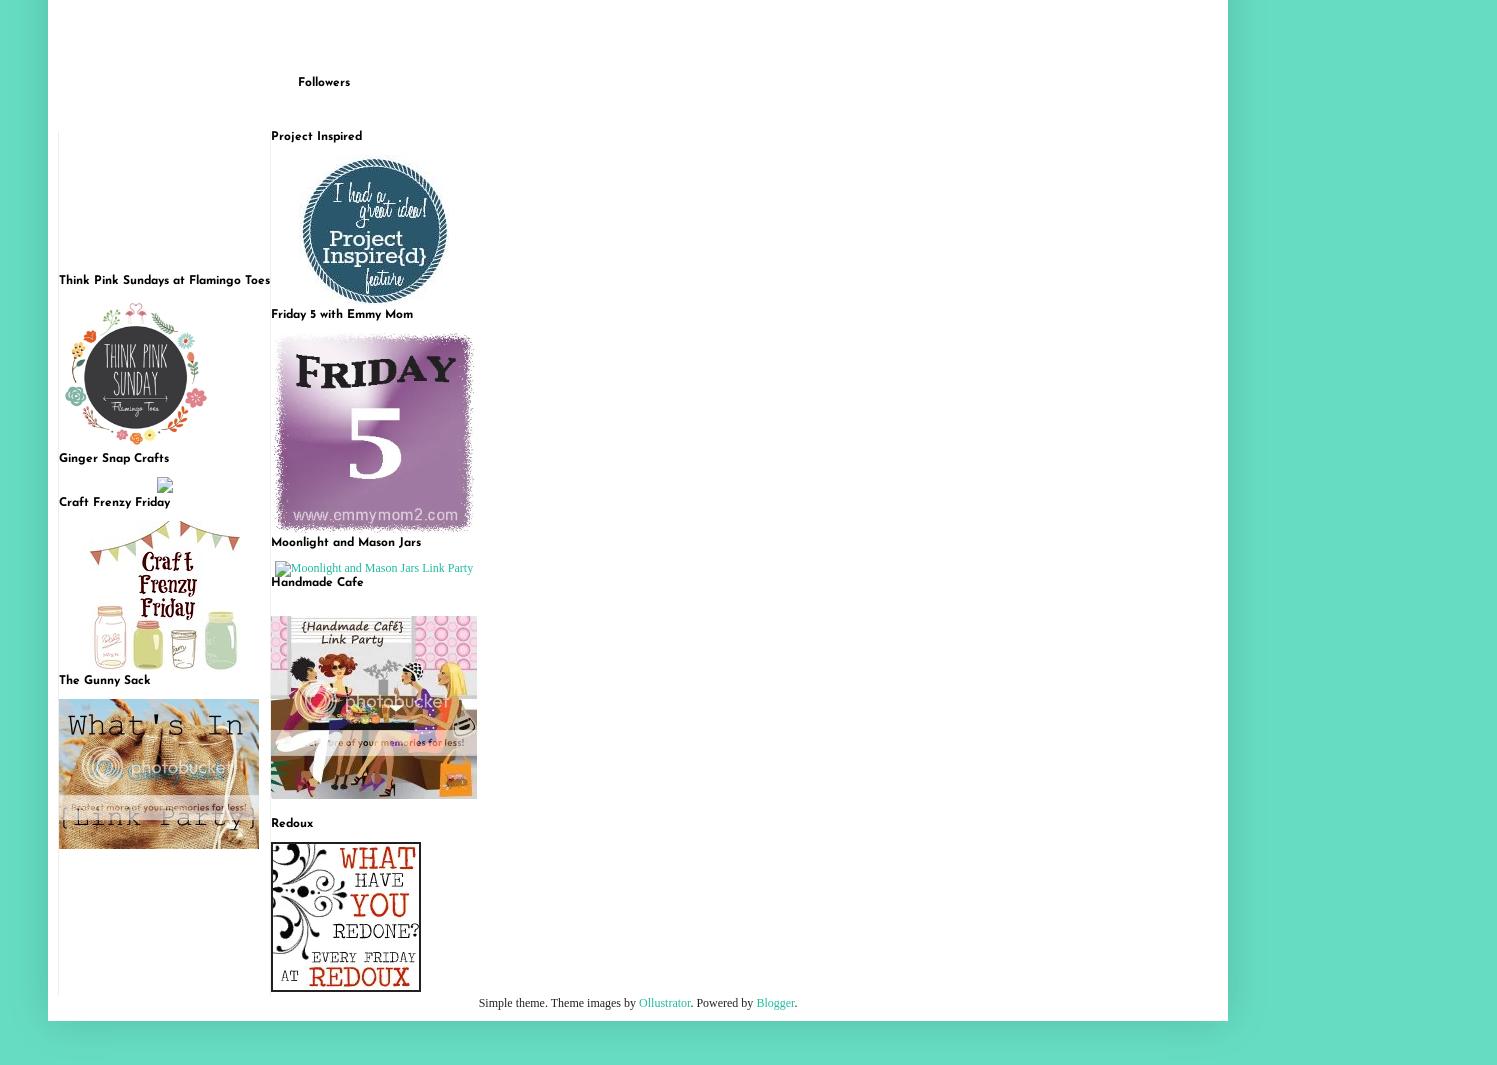 The image size is (1497, 1065). I want to click on 'Think Pink Sundays at Flamingo Toes', so click(163, 278).